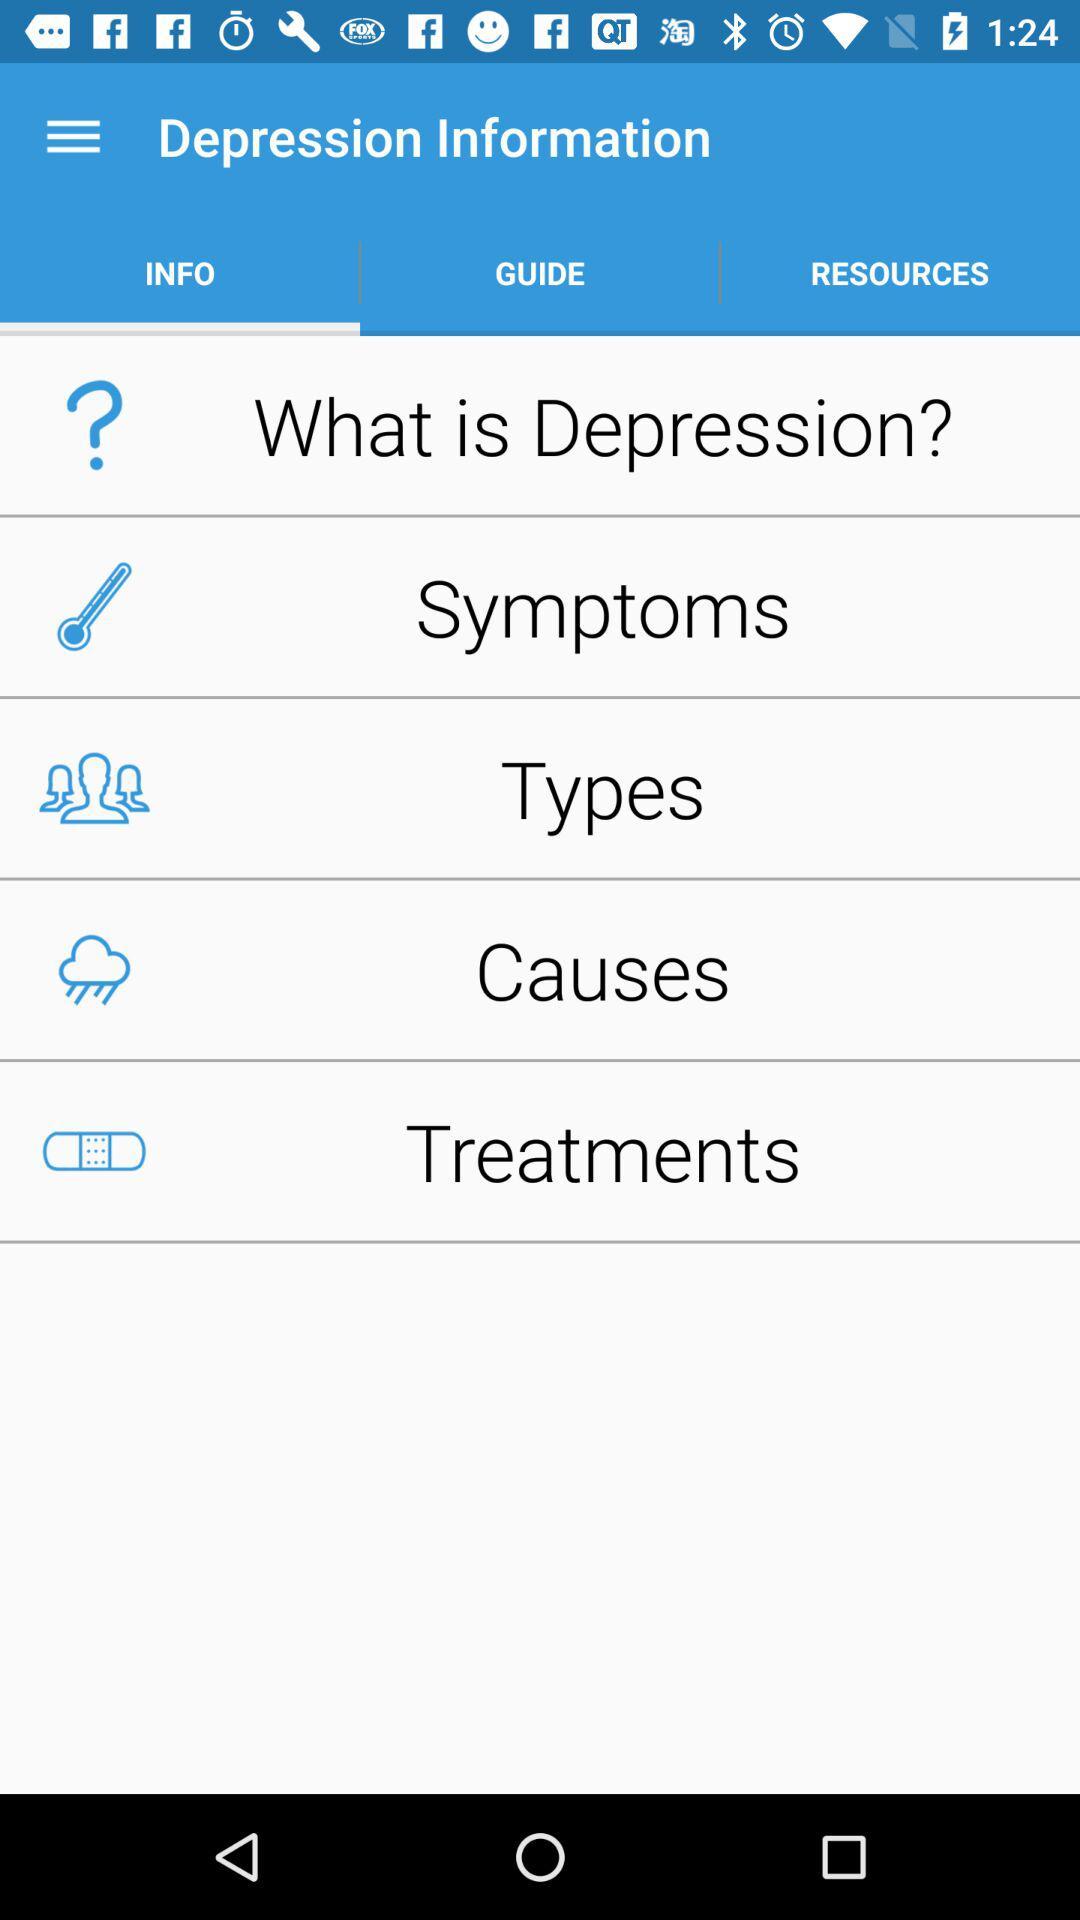  Describe the element at coordinates (898, 272) in the screenshot. I see `app at the top right corner` at that location.